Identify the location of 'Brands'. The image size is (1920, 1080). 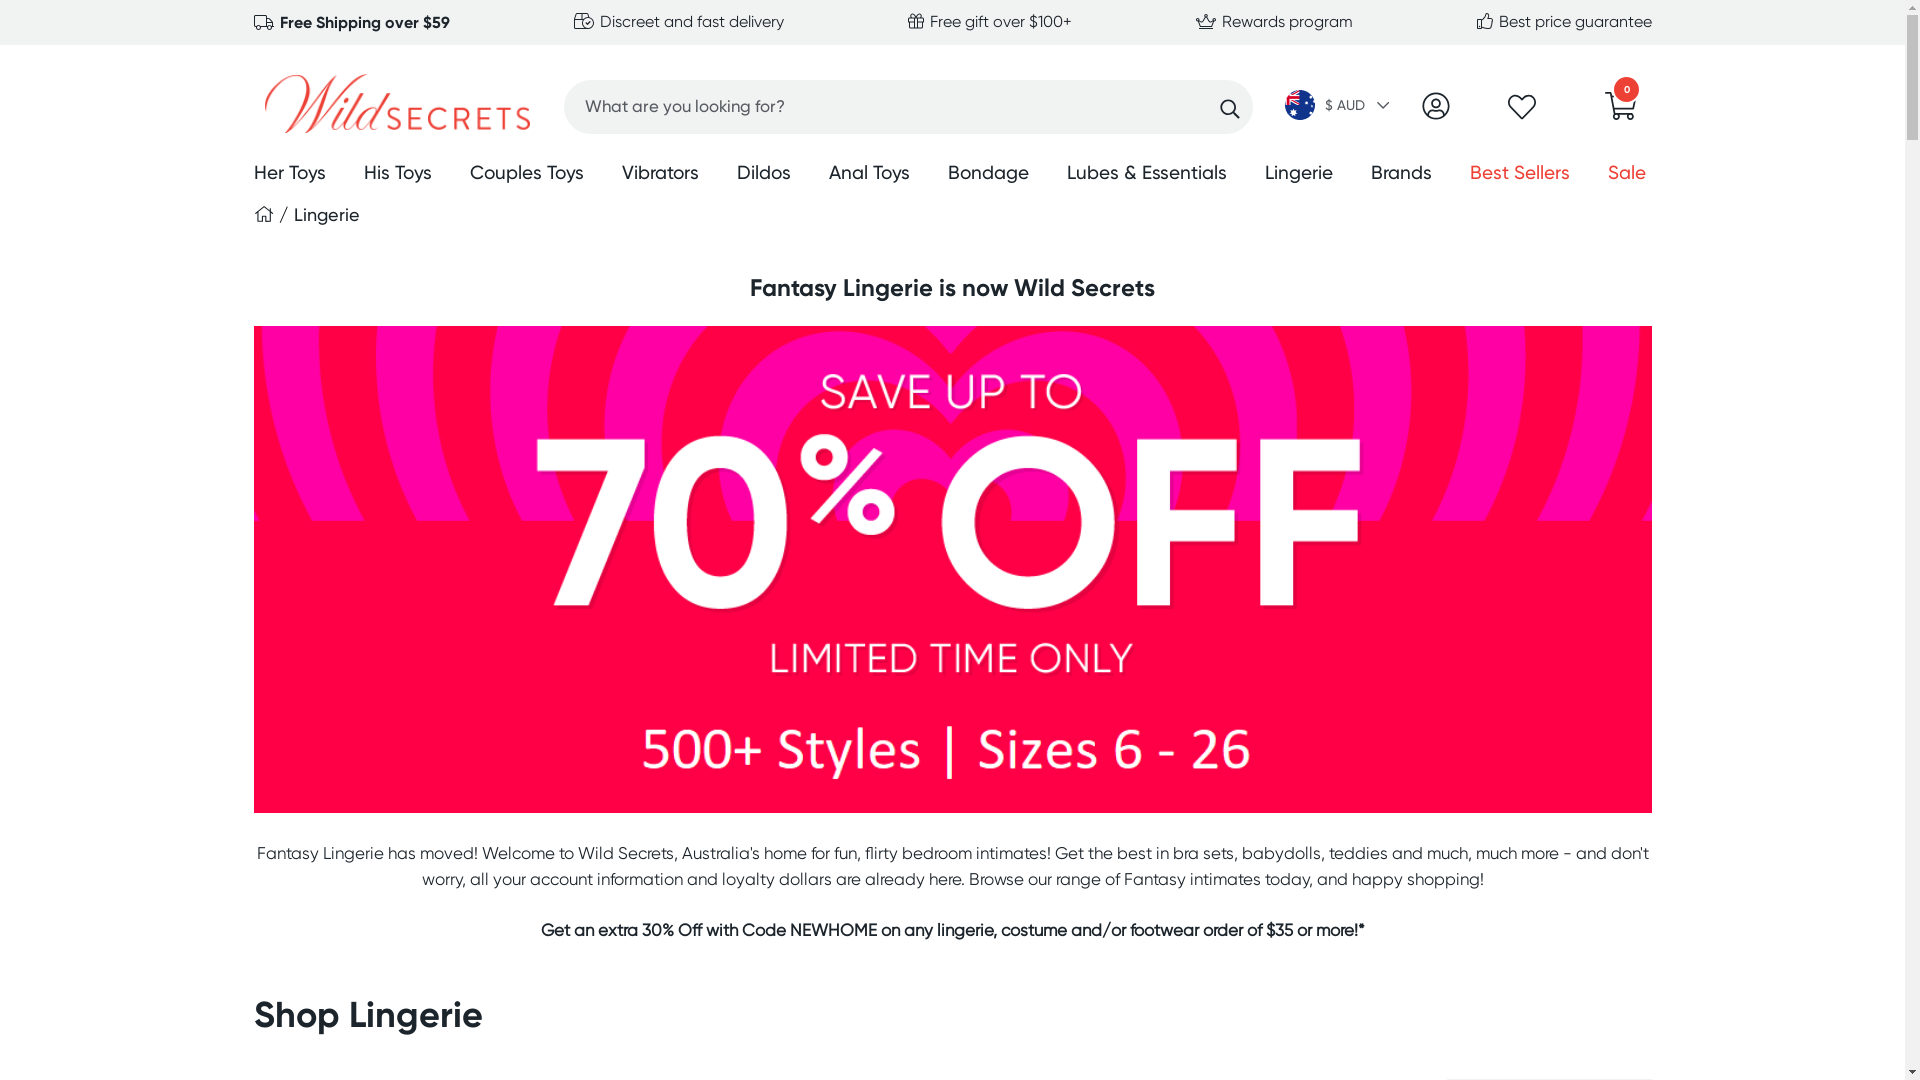
(1399, 173).